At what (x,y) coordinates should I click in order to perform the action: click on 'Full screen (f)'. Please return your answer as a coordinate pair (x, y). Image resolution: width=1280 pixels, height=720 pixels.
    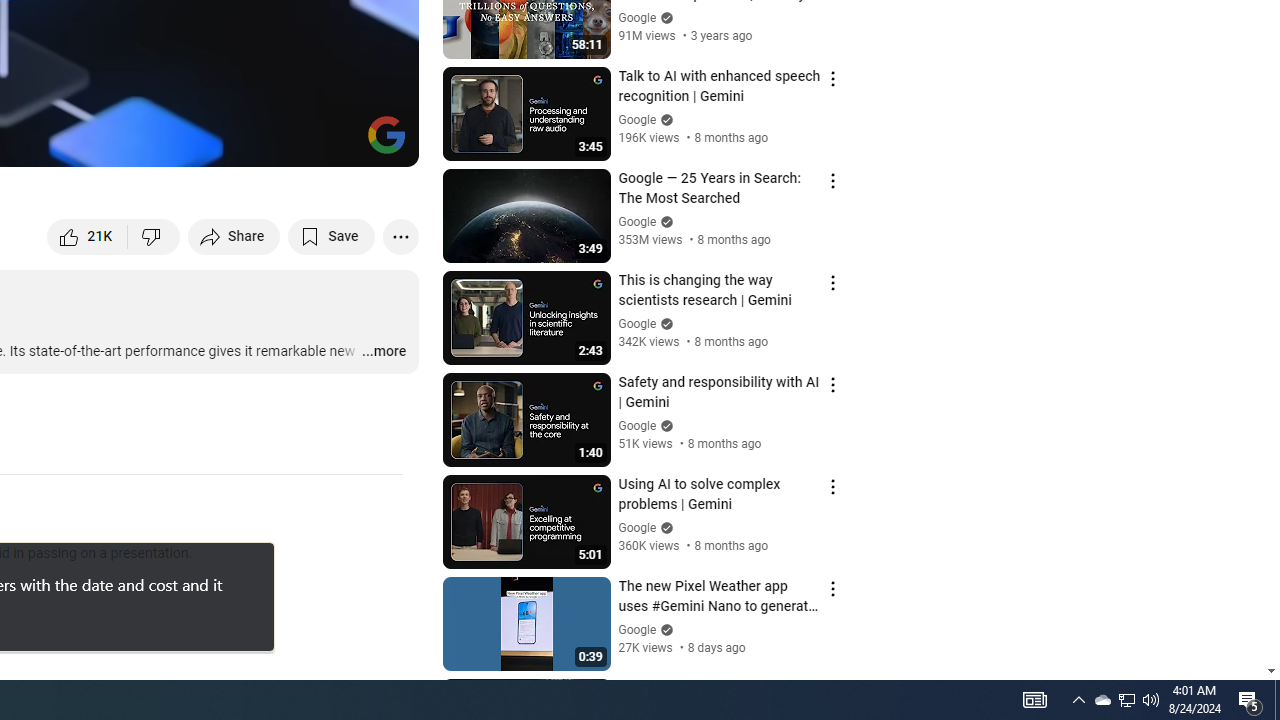
    Looking at the image, I should click on (382, 141).